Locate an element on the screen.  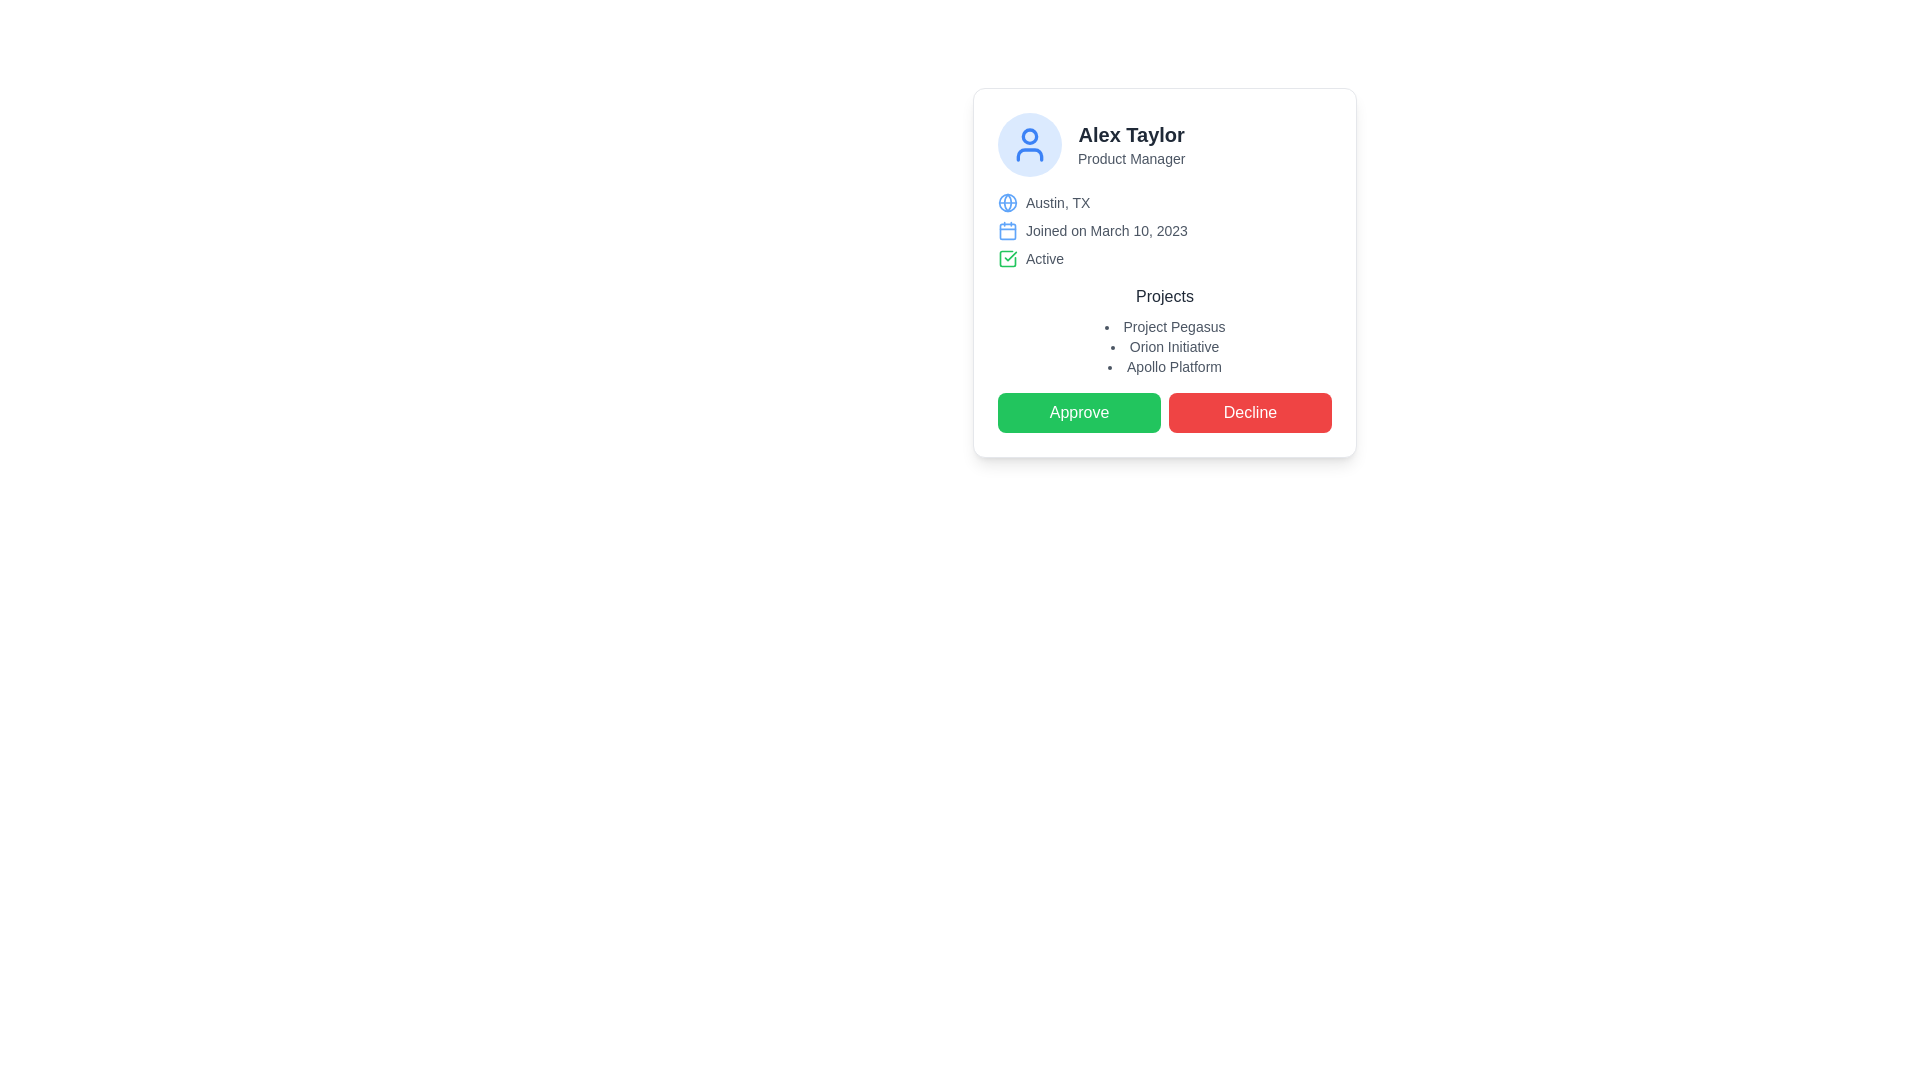
the Text Label that indicates the location associated with the profile presented in the card, positioned immediately to the right of a blue globe icon is located at coordinates (1057, 203).